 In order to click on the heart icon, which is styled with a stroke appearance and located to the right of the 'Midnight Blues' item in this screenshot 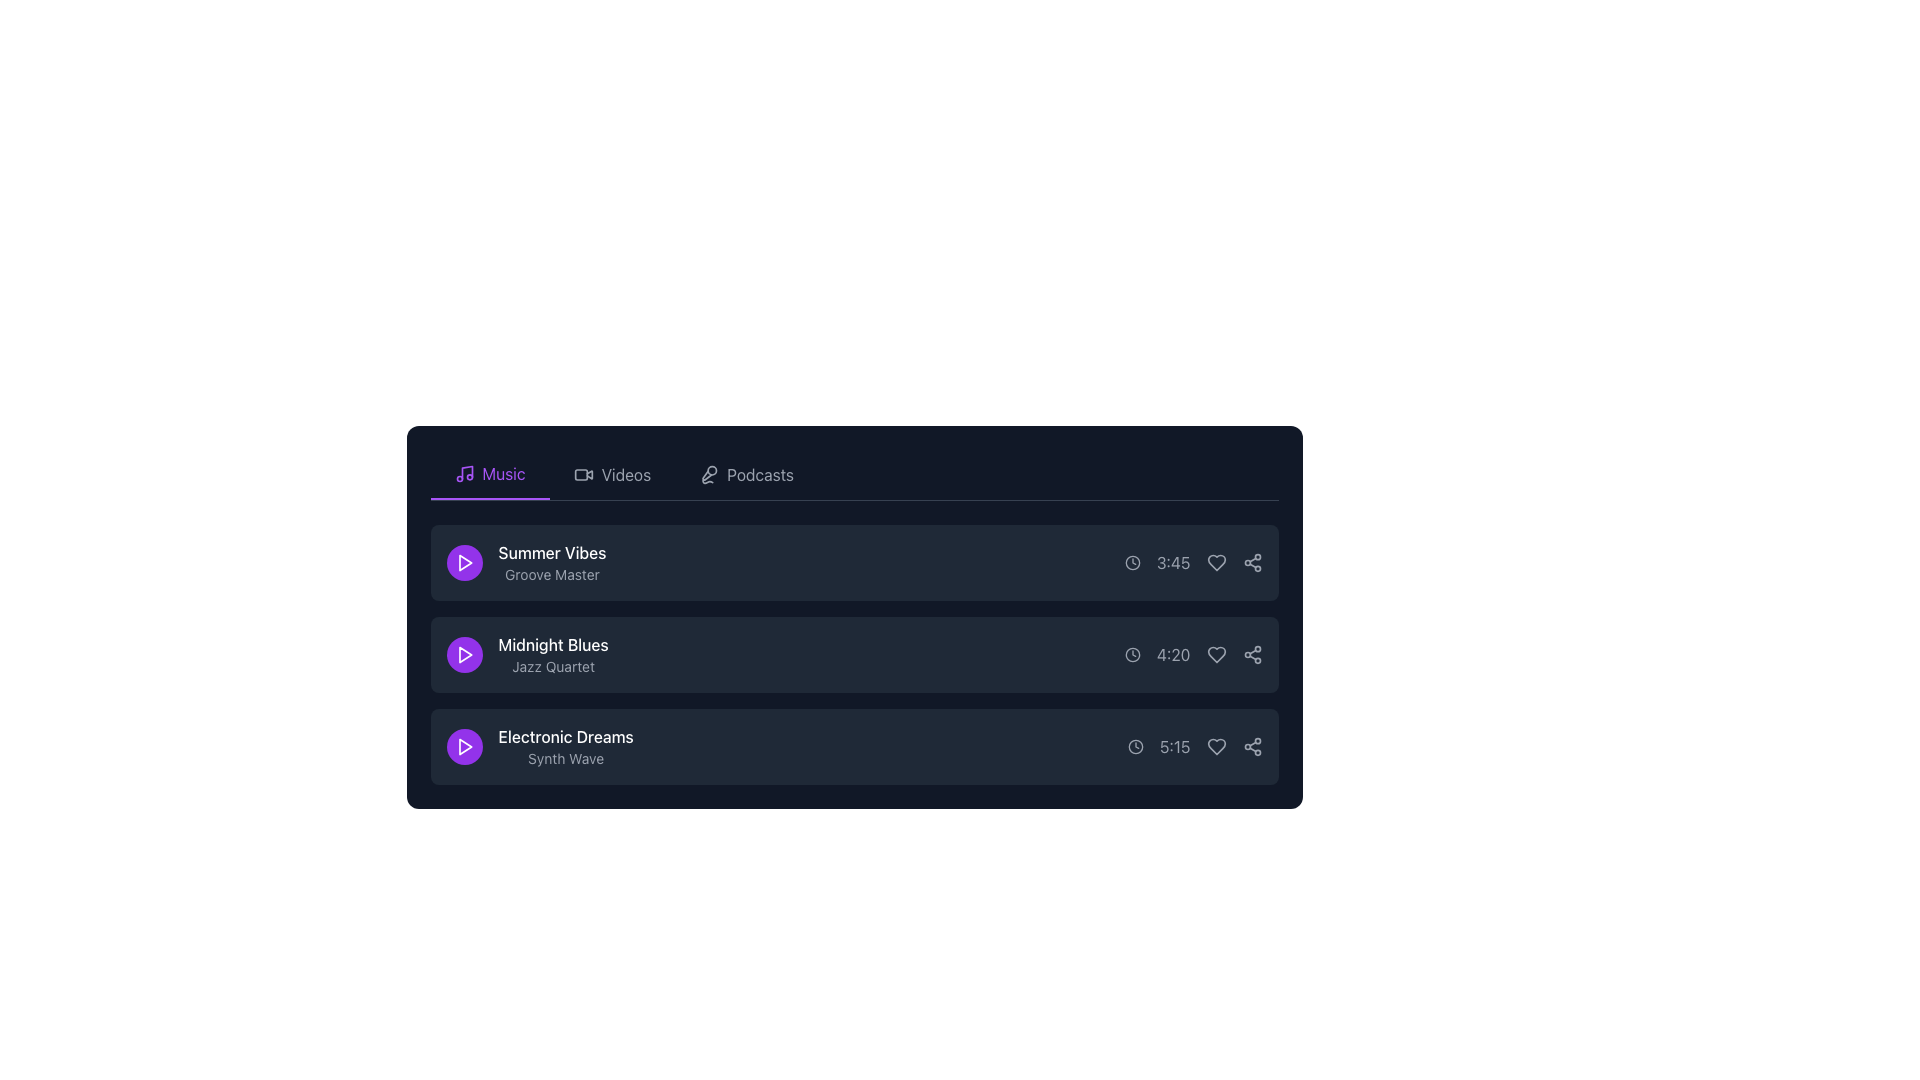, I will do `click(1215, 655)`.